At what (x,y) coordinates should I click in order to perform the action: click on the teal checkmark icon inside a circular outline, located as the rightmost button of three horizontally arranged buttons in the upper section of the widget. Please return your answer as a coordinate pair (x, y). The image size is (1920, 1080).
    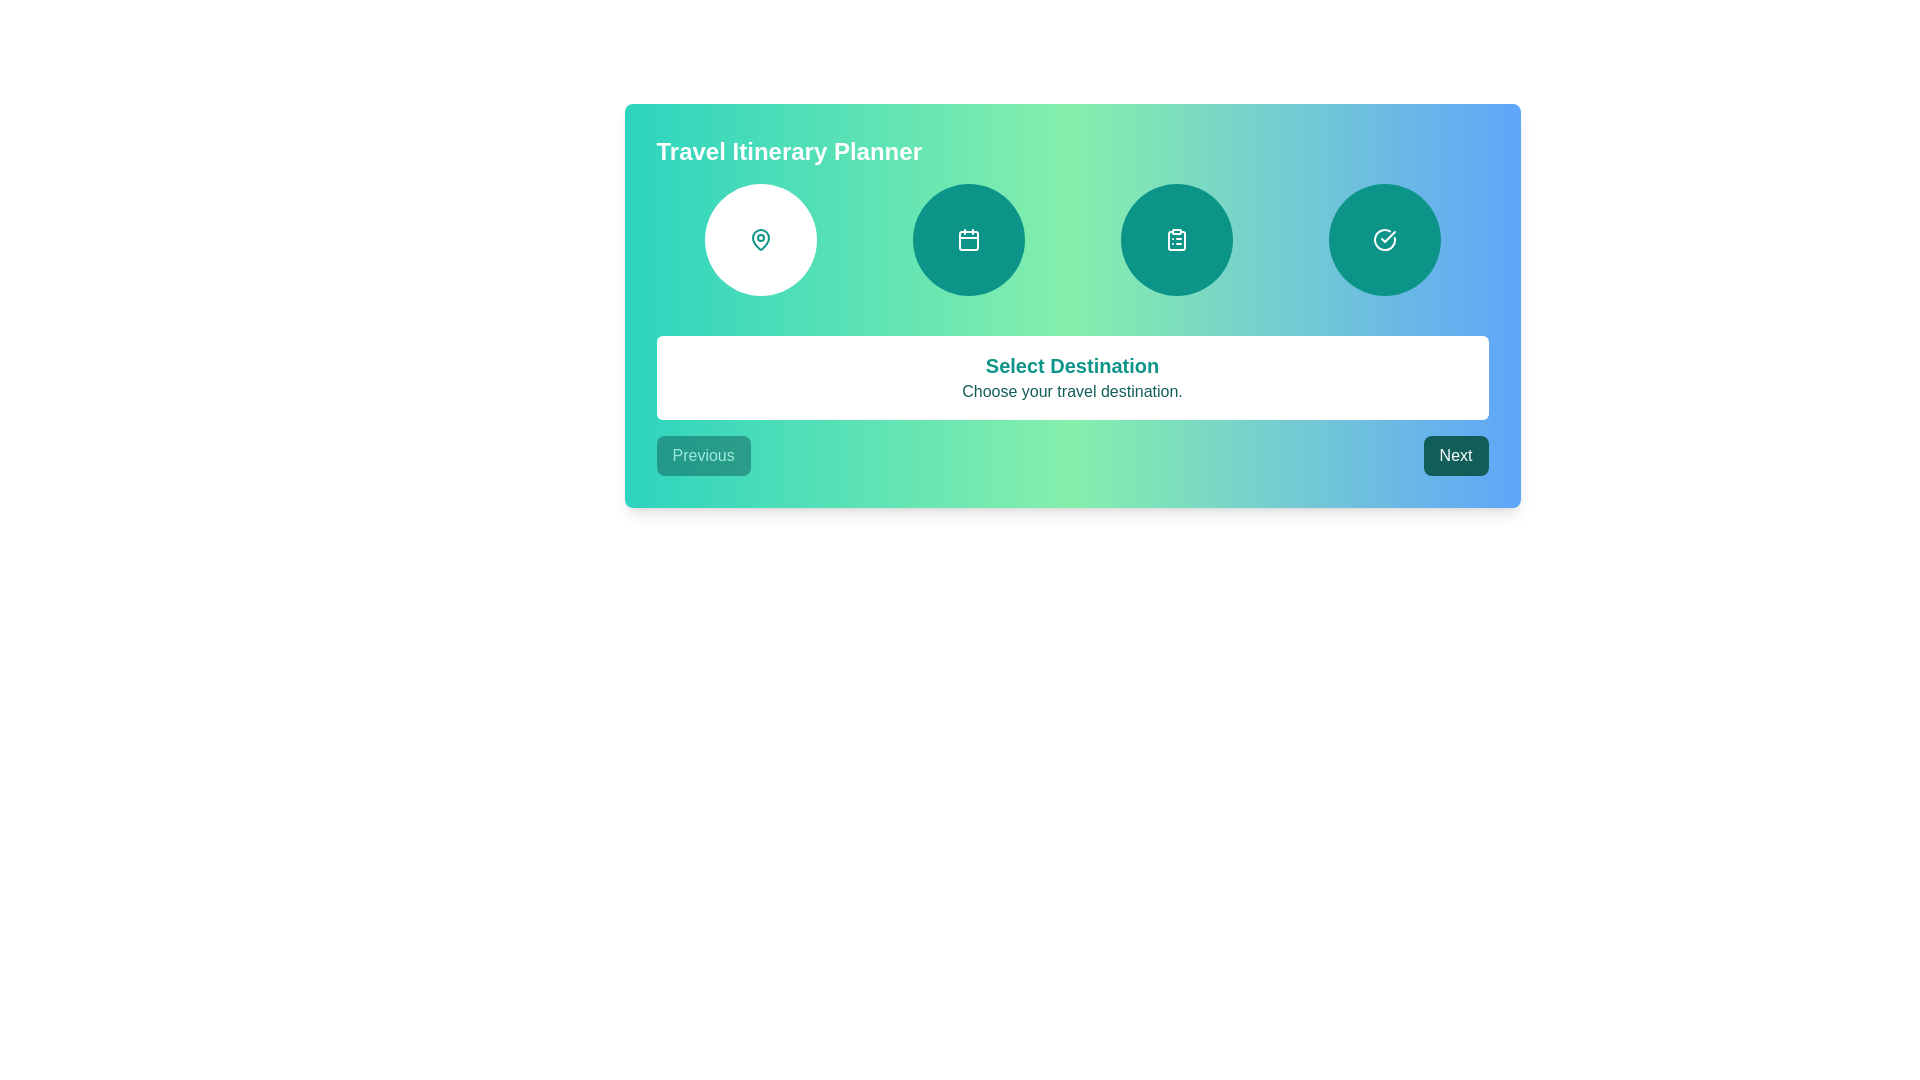
    Looking at the image, I should click on (1383, 238).